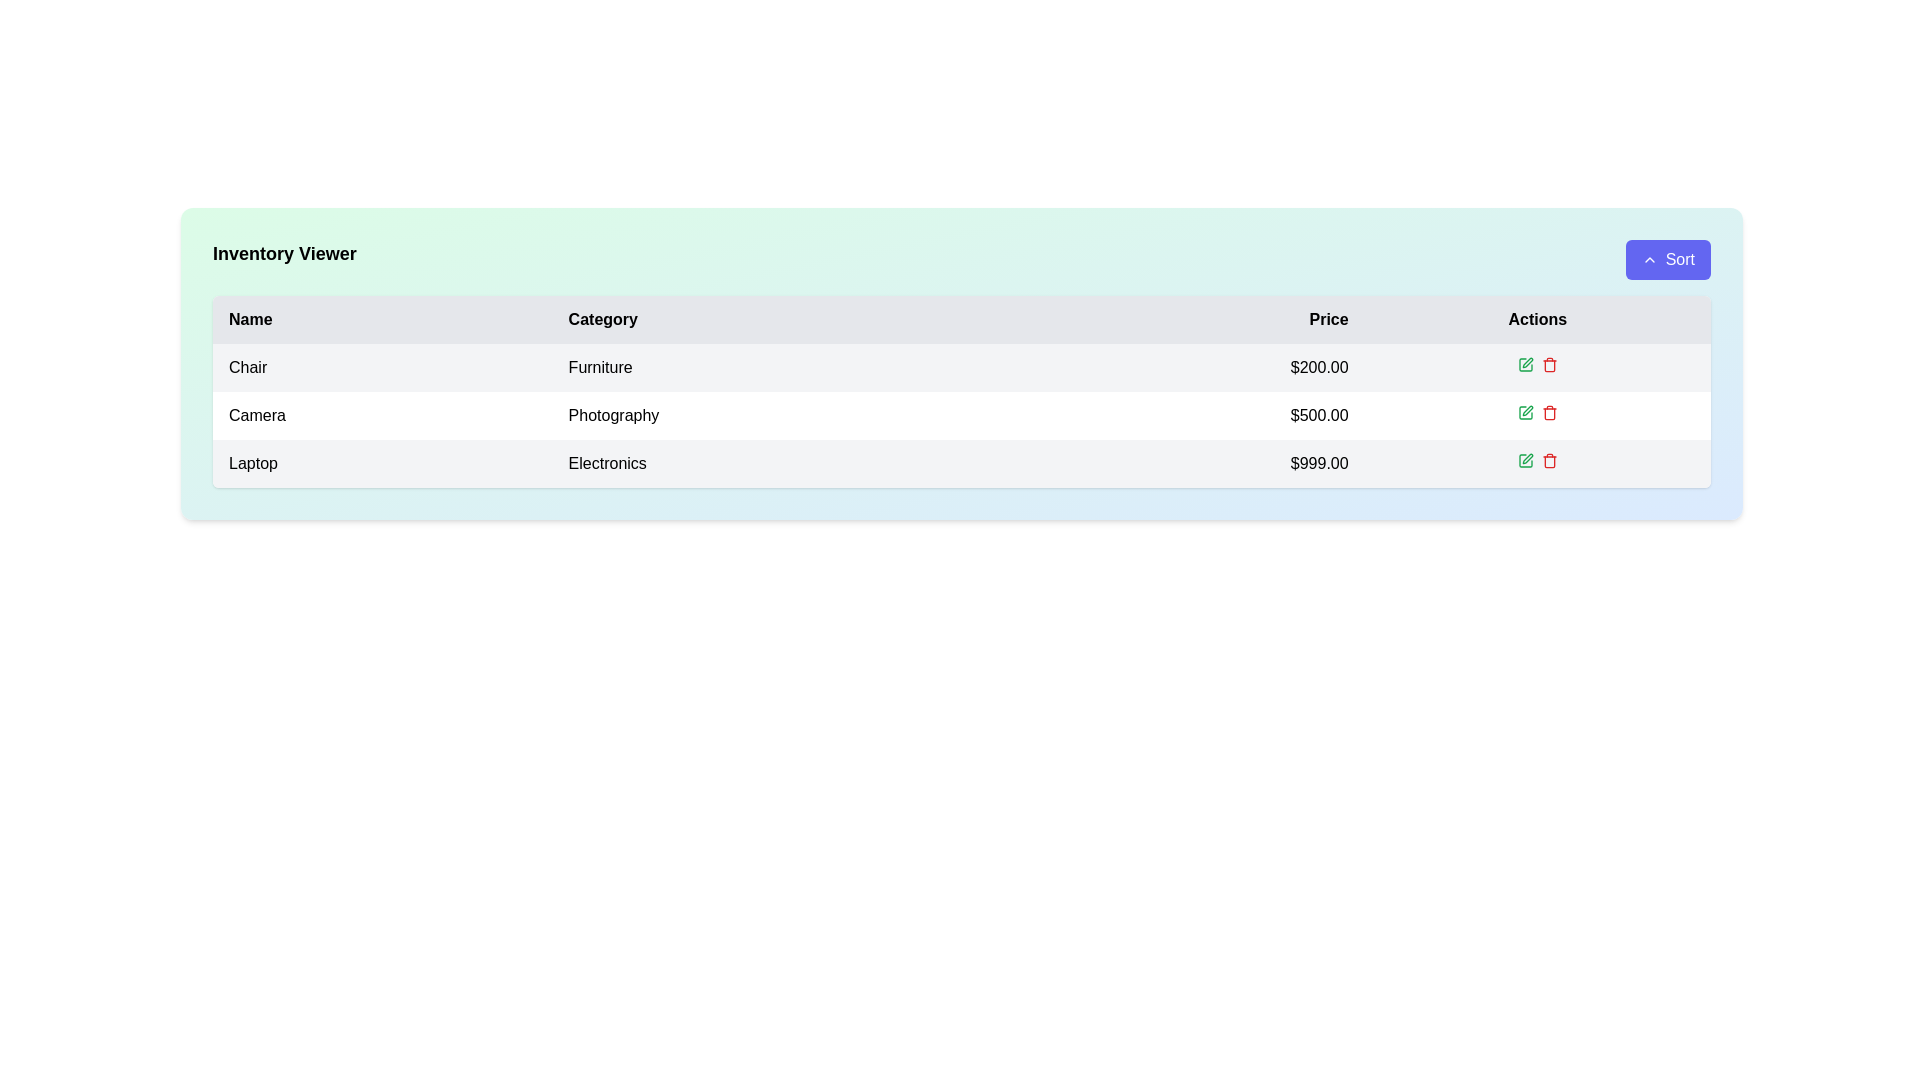 This screenshot has height=1080, width=1920. I want to click on the red trash icon button in the 'Actions' column of the second row, so click(1548, 411).